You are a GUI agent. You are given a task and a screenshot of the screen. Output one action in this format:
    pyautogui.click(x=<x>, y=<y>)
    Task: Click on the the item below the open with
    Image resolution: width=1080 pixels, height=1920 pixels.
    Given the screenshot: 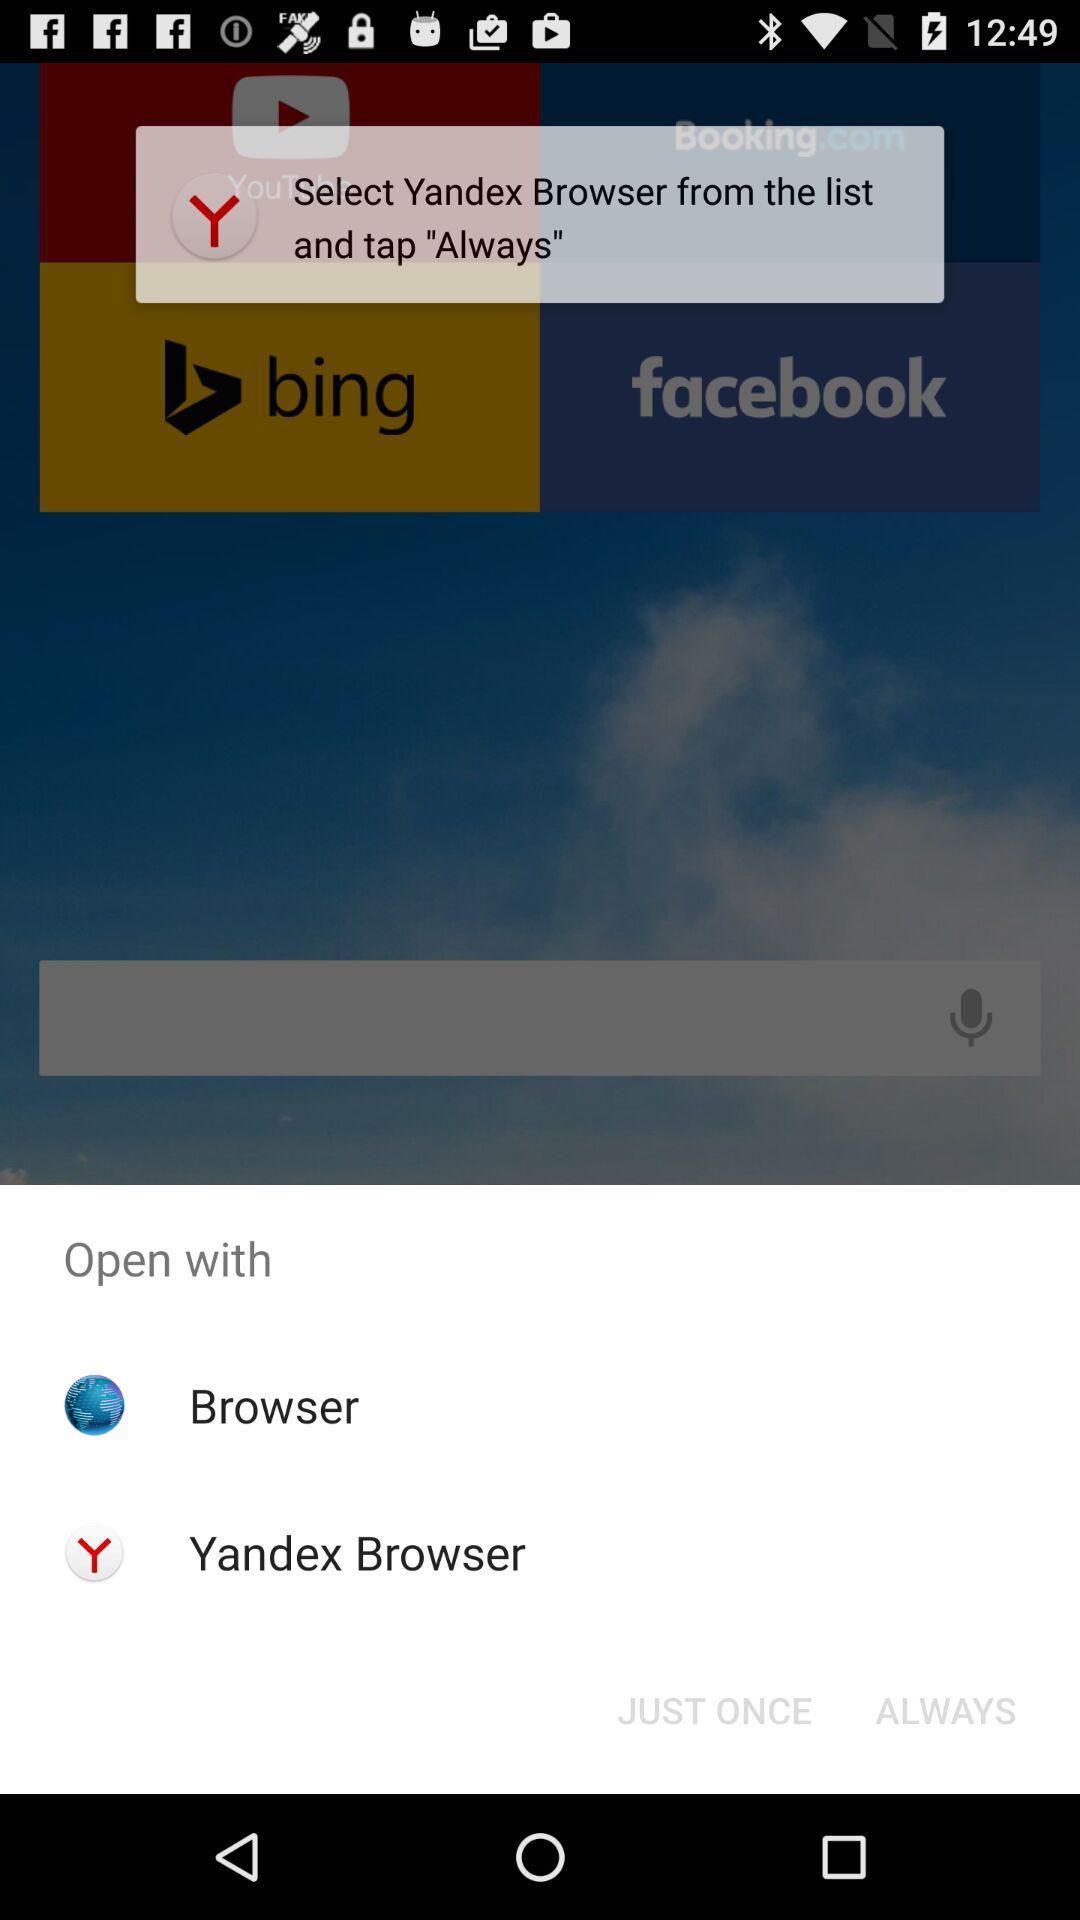 What is the action you would take?
    pyautogui.click(x=713, y=1708)
    